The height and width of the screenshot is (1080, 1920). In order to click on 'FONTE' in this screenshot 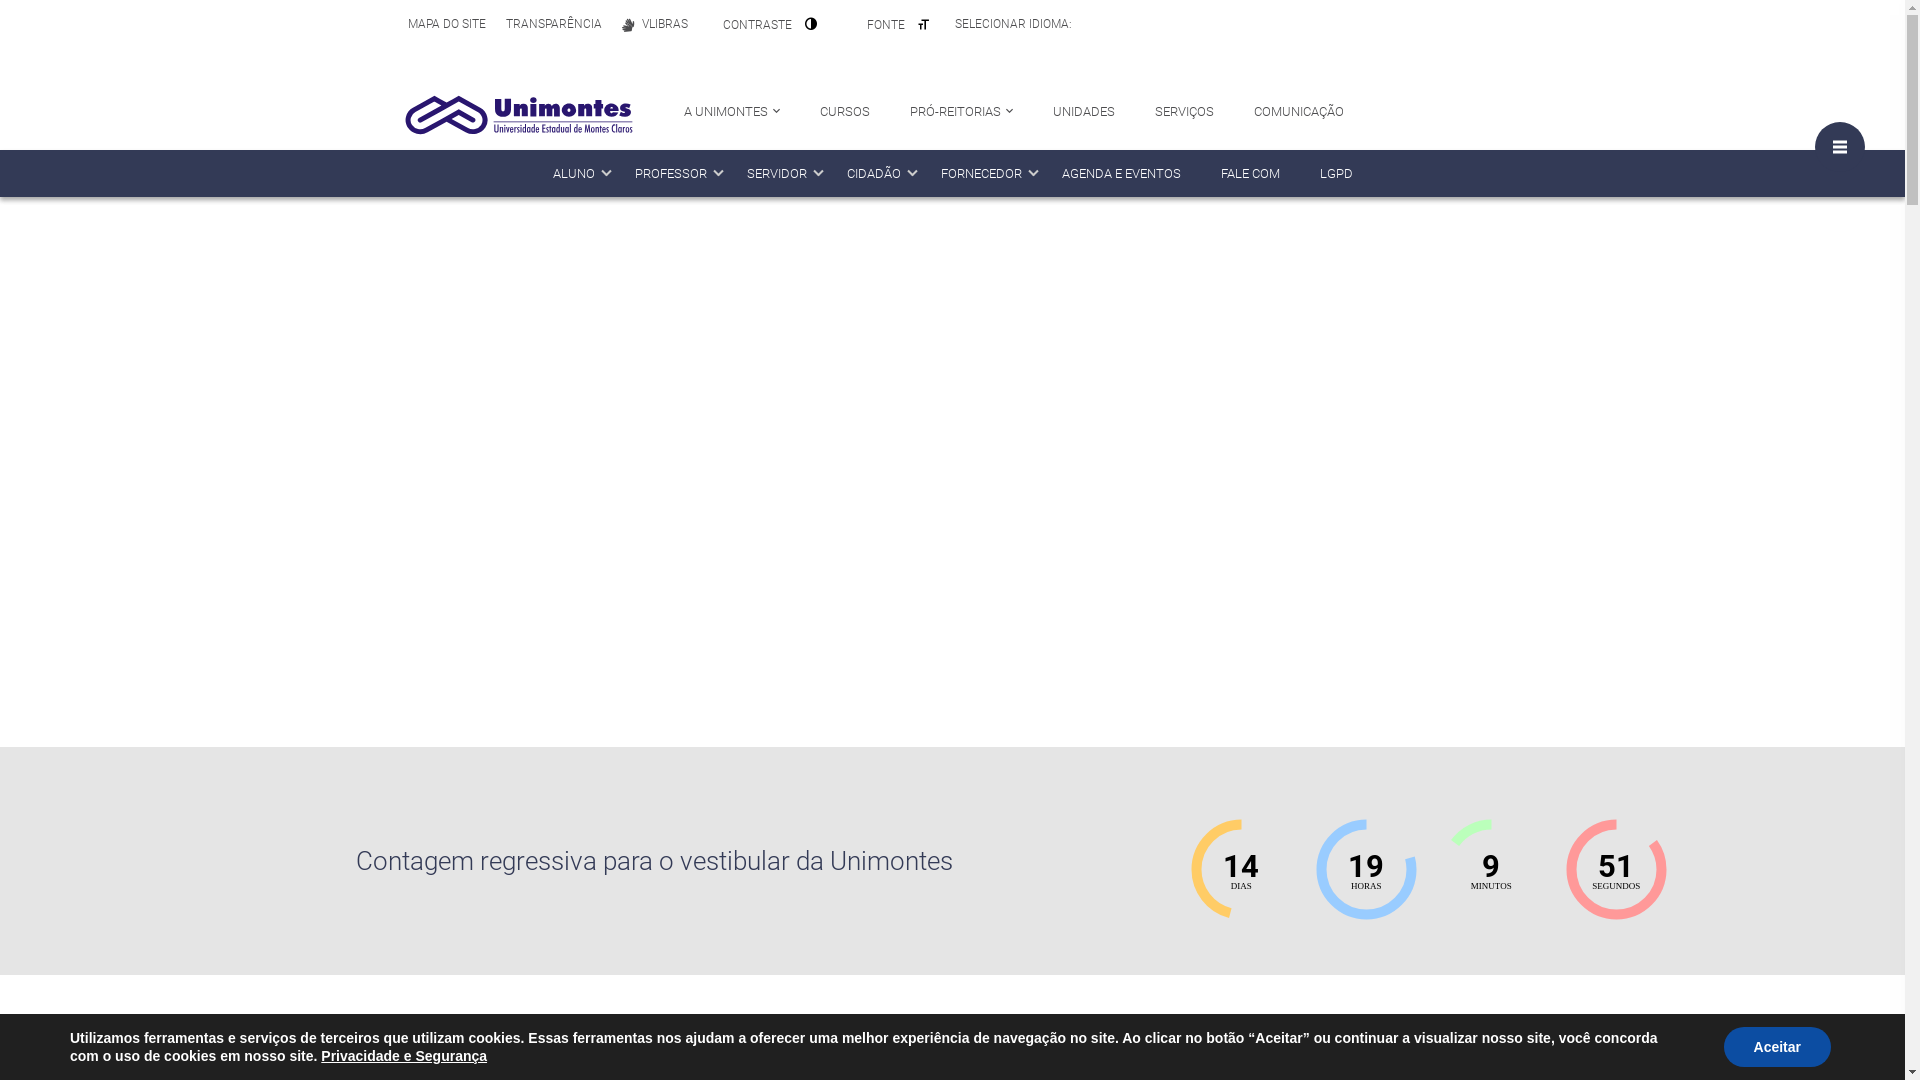, I will do `click(897, 23)`.